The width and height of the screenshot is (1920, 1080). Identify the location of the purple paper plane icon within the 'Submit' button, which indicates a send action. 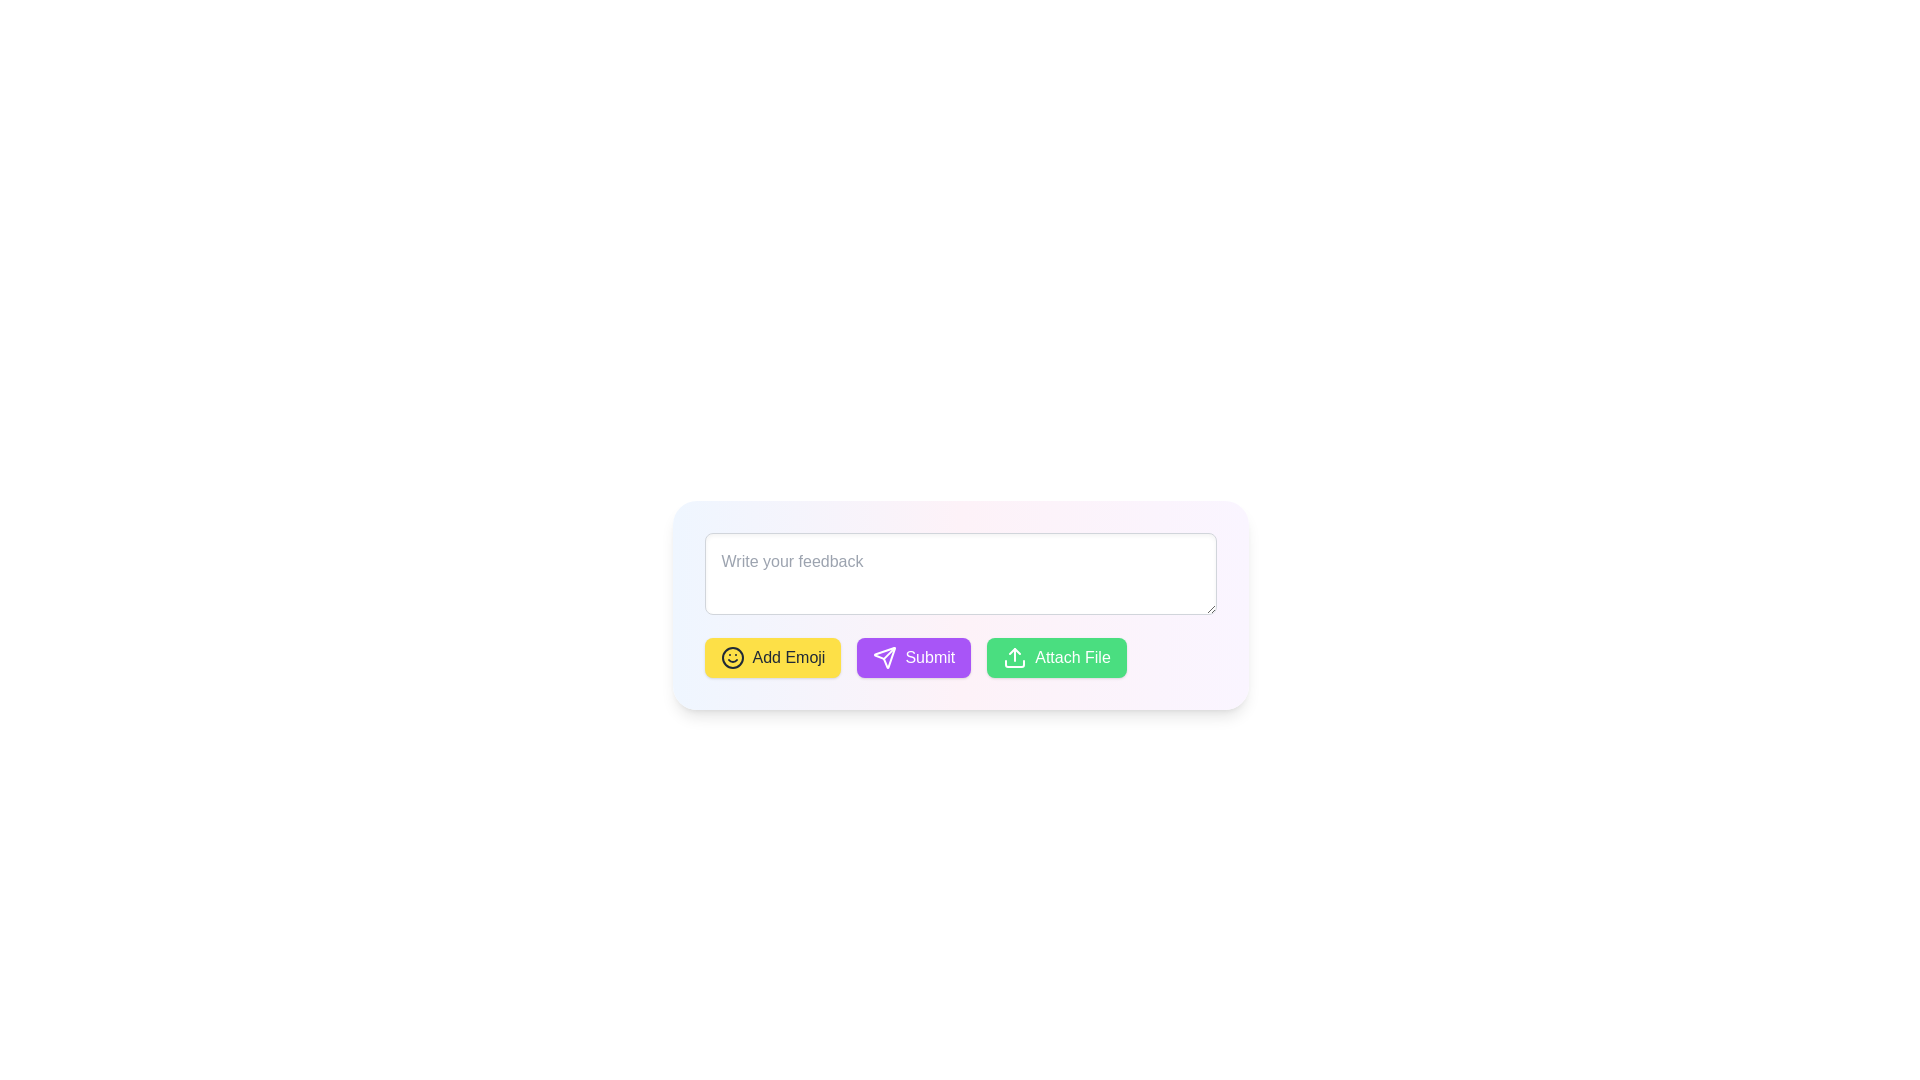
(884, 658).